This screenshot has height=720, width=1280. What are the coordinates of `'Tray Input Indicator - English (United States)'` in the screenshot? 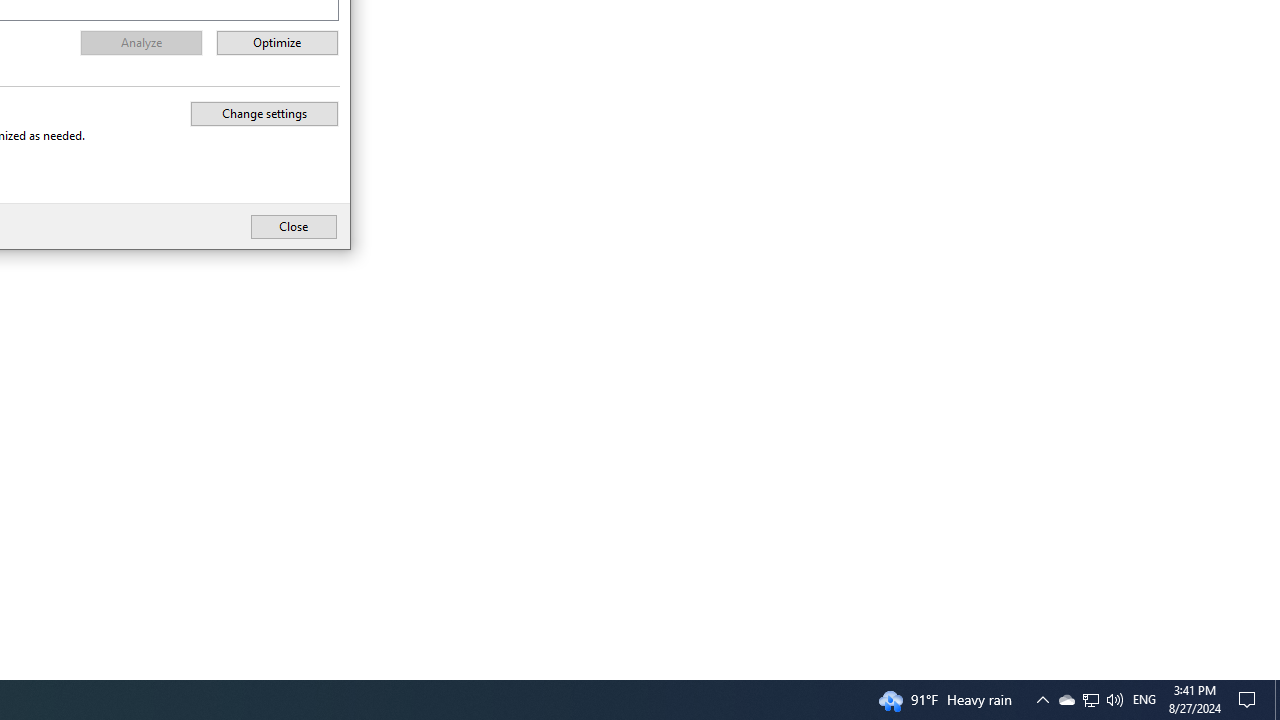 It's located at (1089, 698).